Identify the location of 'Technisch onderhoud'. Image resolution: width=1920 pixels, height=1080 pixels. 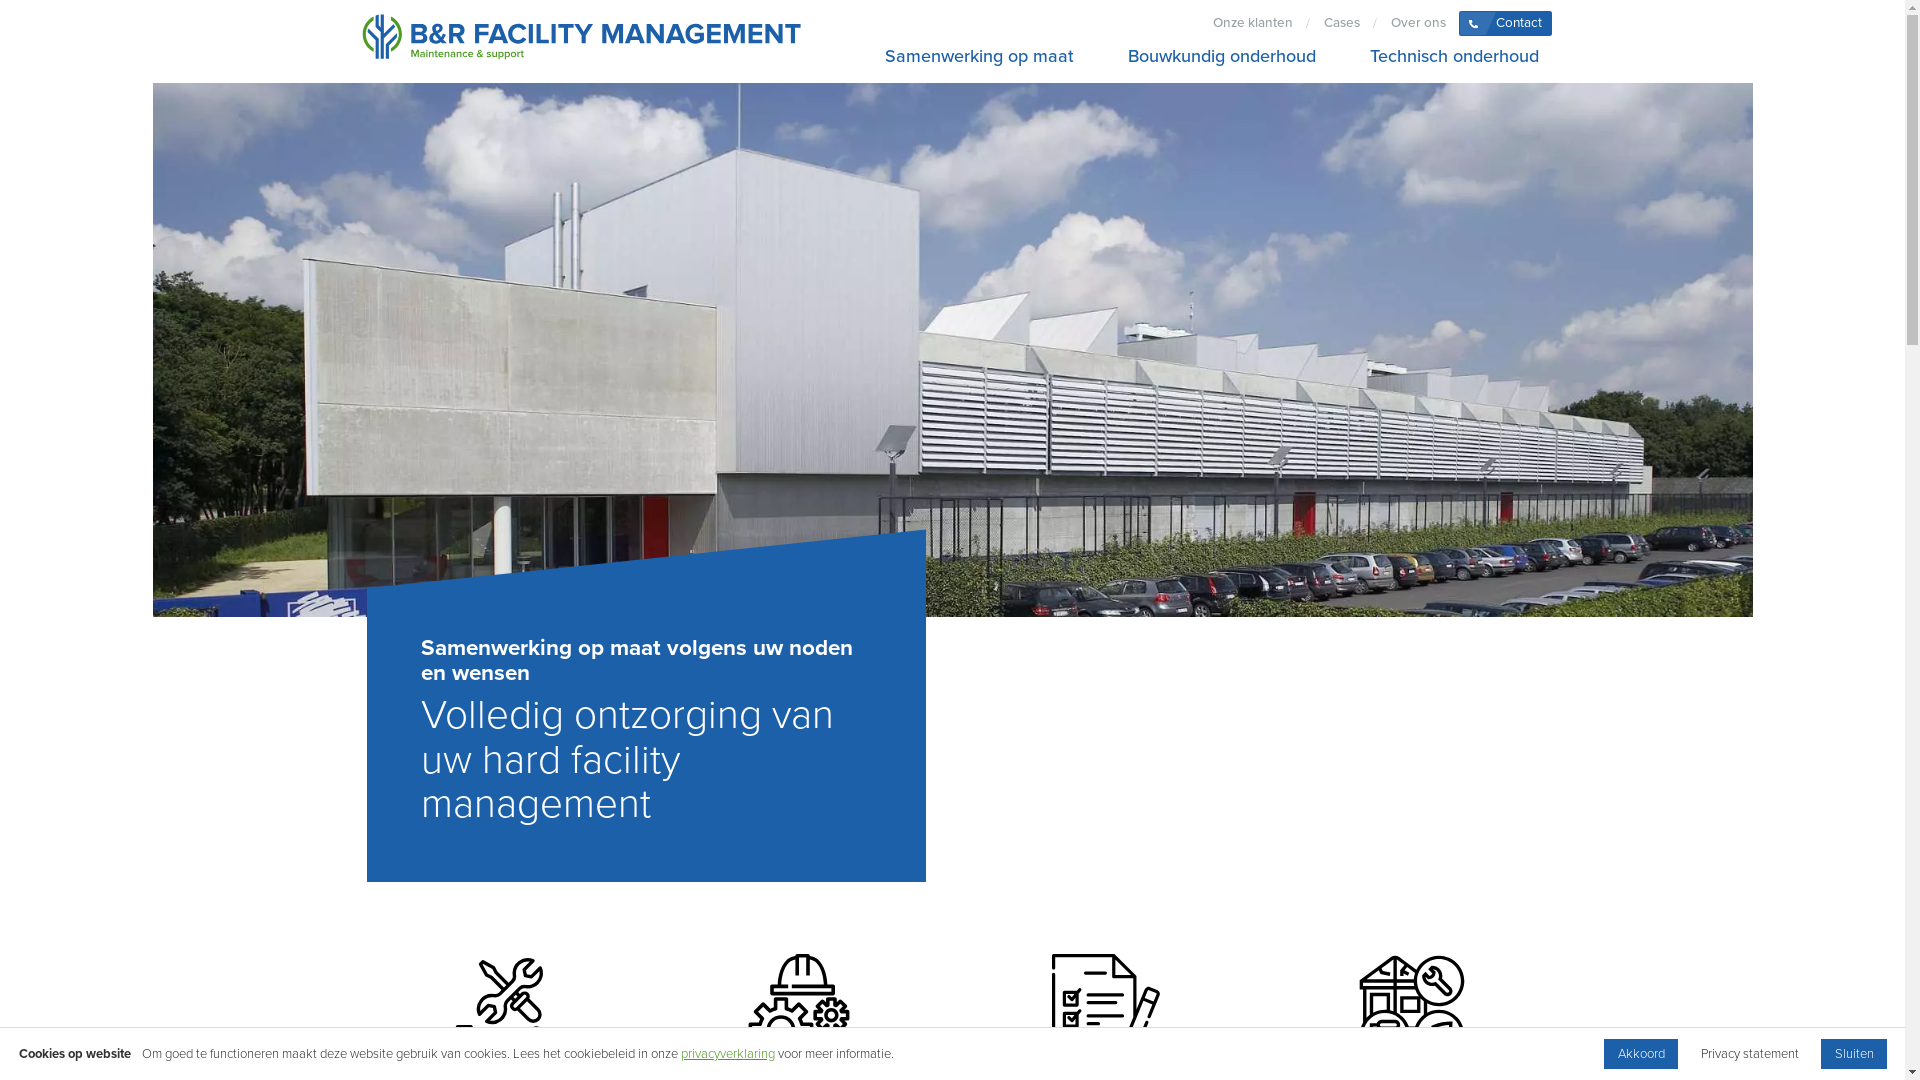
(1356, 55).